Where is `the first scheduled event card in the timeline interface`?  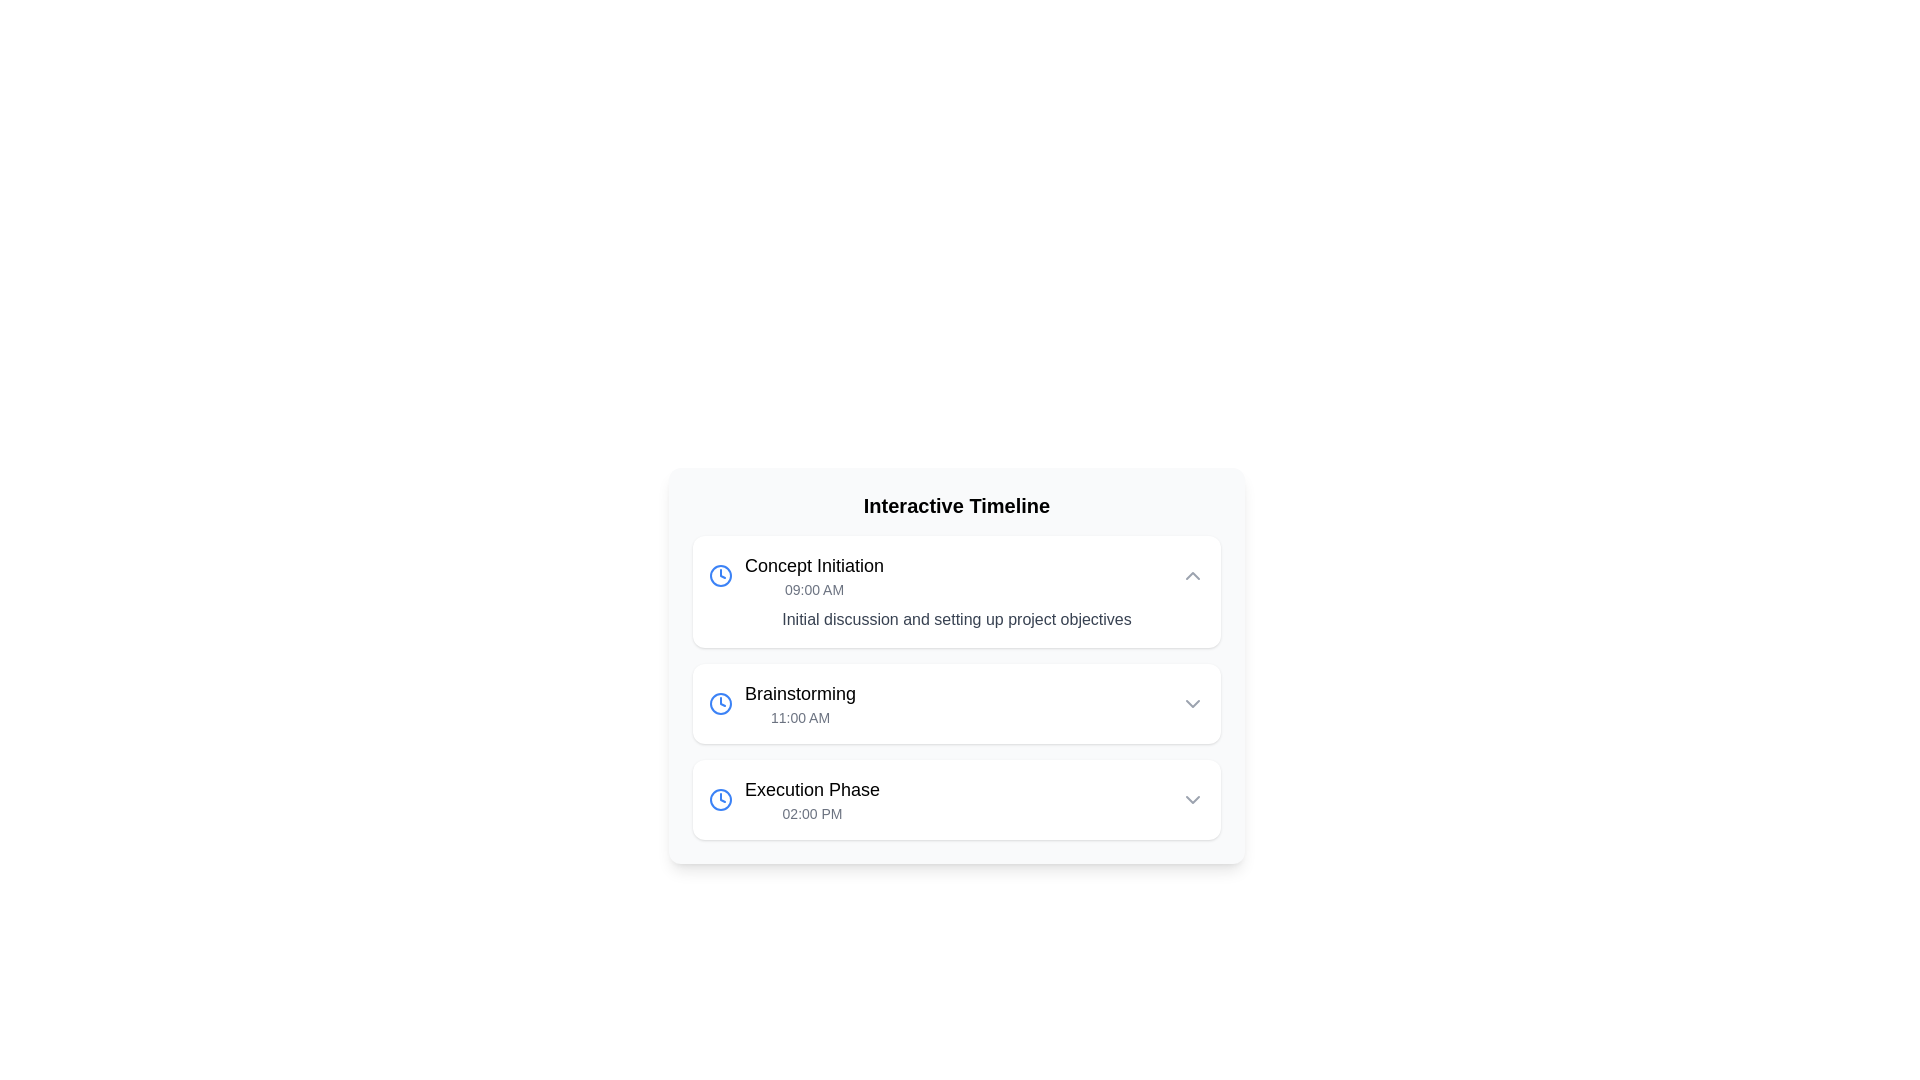 the first scheduled event card in the timeline interface is located at coordinates (955, 590).